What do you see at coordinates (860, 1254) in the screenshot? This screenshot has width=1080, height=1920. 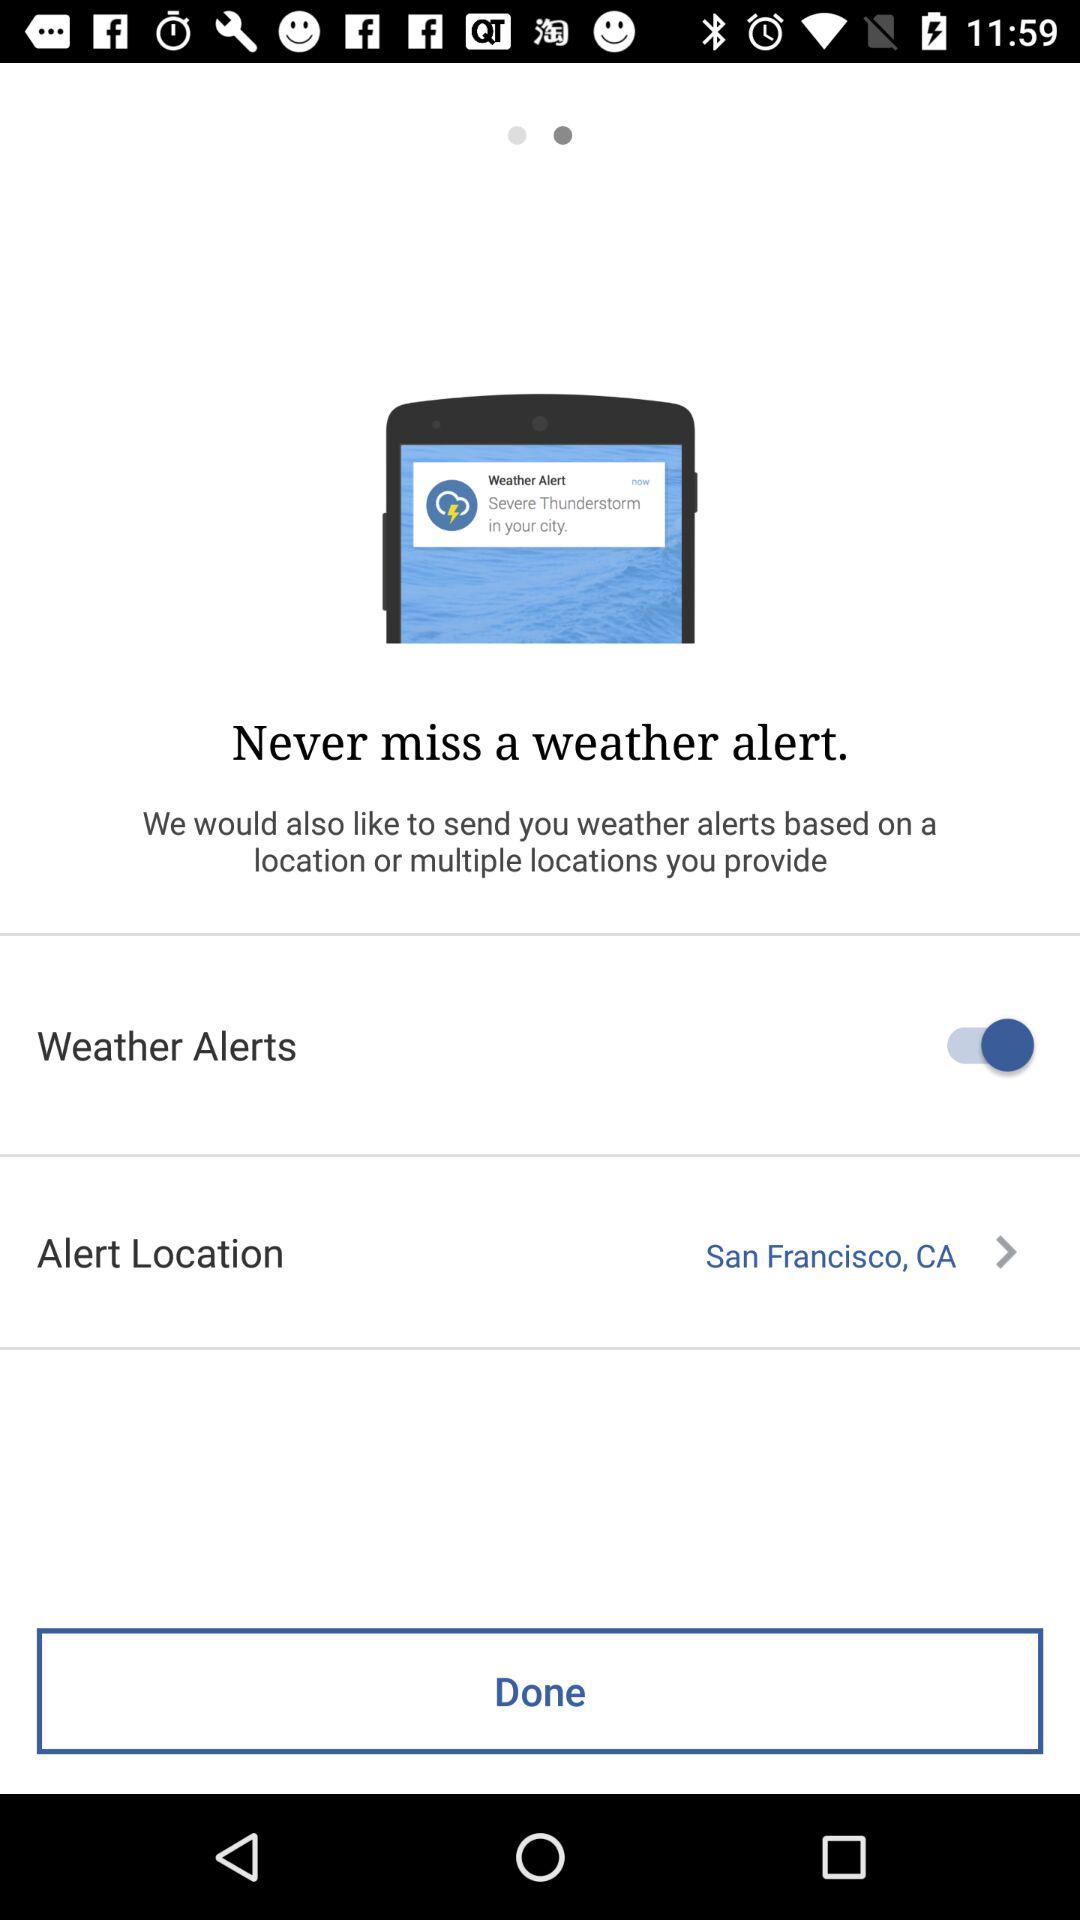 I see `item to the right of the alert location` at bounding box center [860, 1254].